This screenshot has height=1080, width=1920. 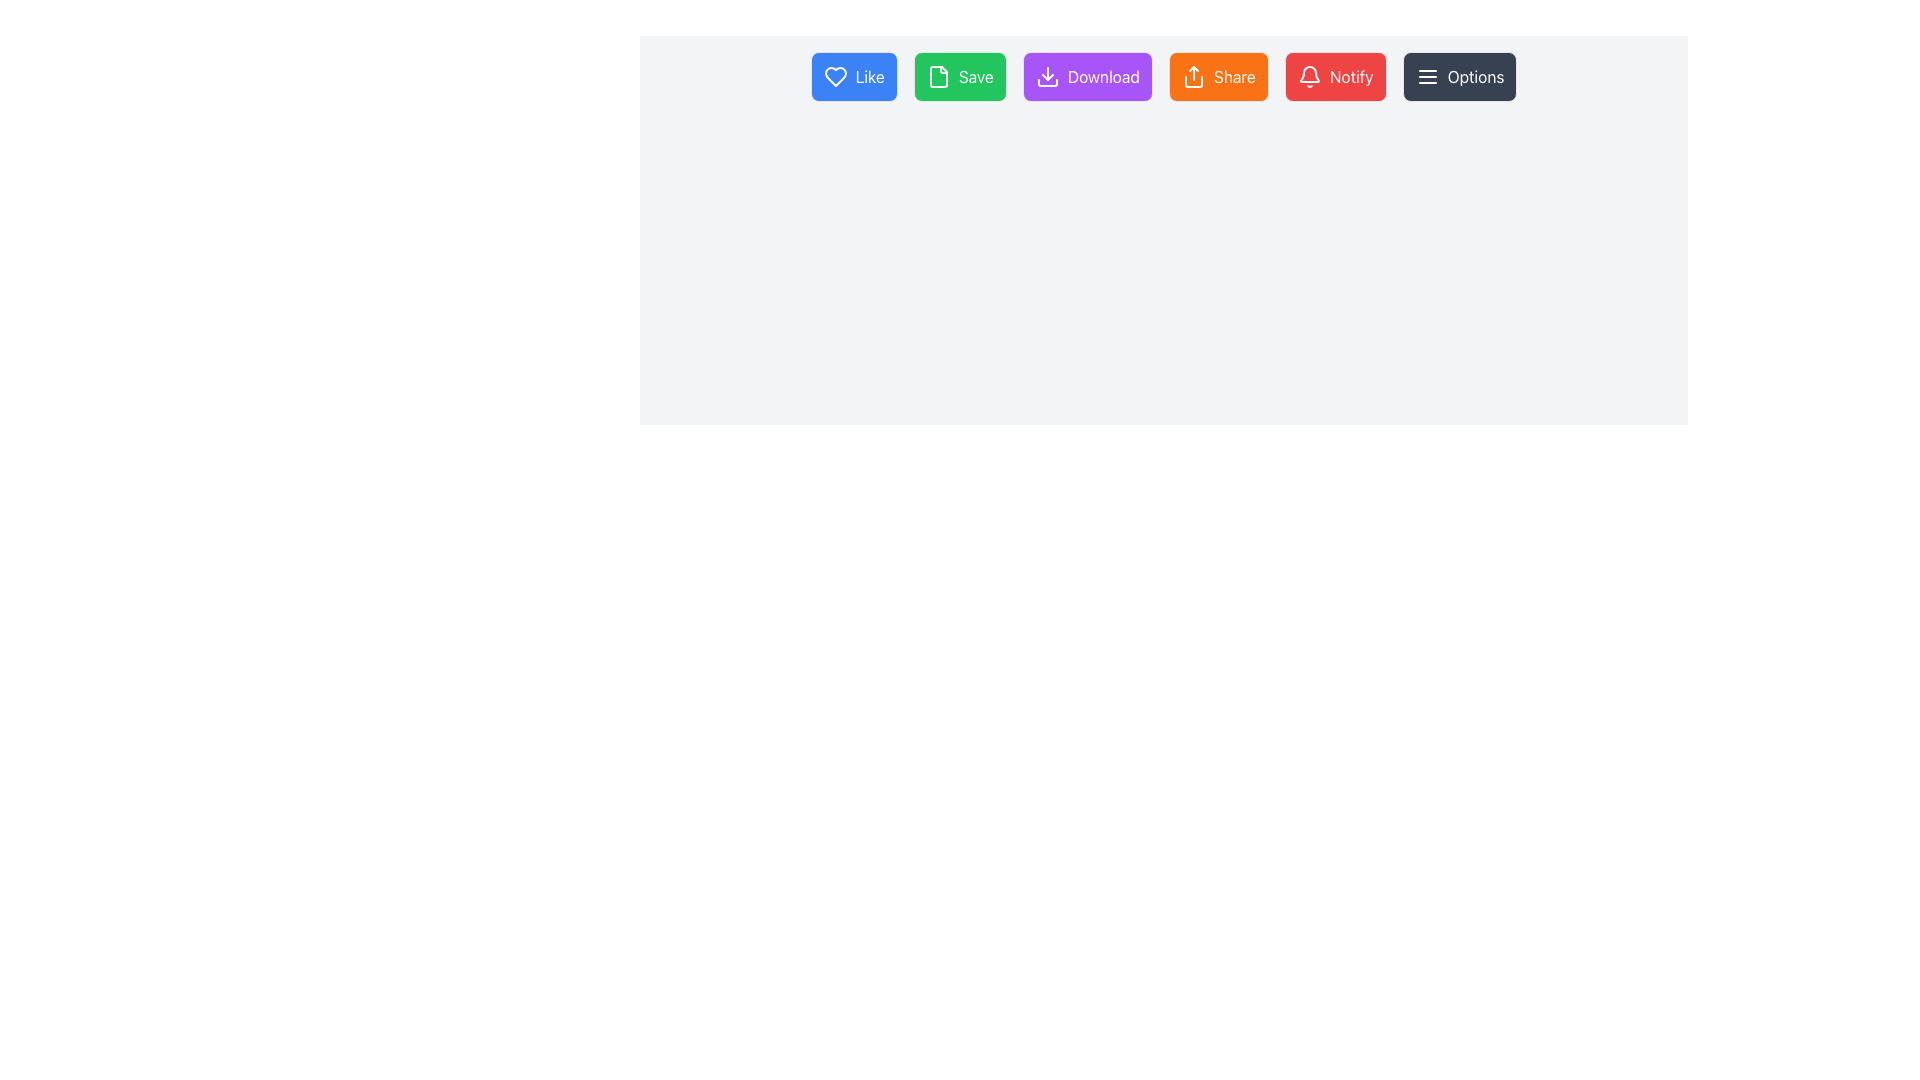 I want to click on the heart icon button, which is the first item in a top-aligned horizontal group of interactive buttons located near the top-left corner of the interface, so click(x=835, y=76).